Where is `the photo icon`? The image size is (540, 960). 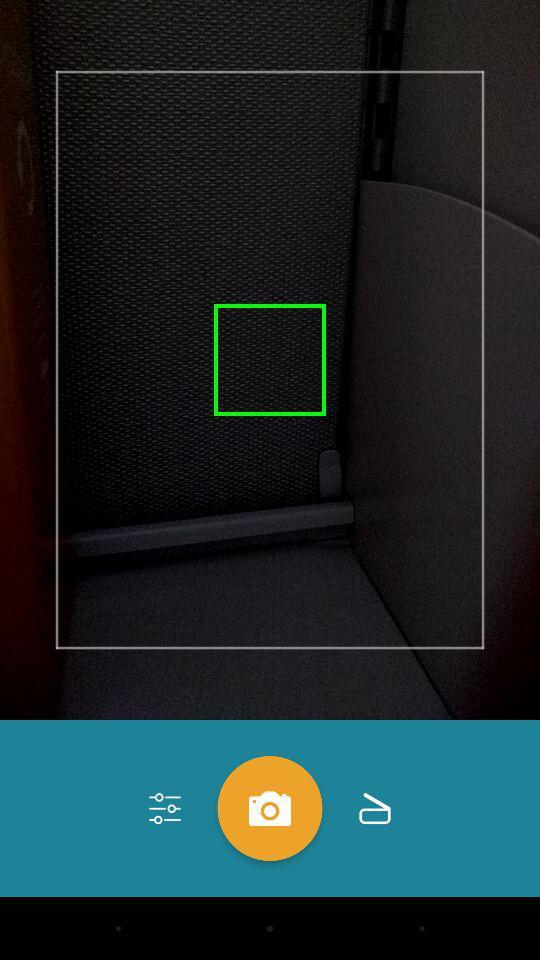 the photo icon is located at coordinates (270, 808).